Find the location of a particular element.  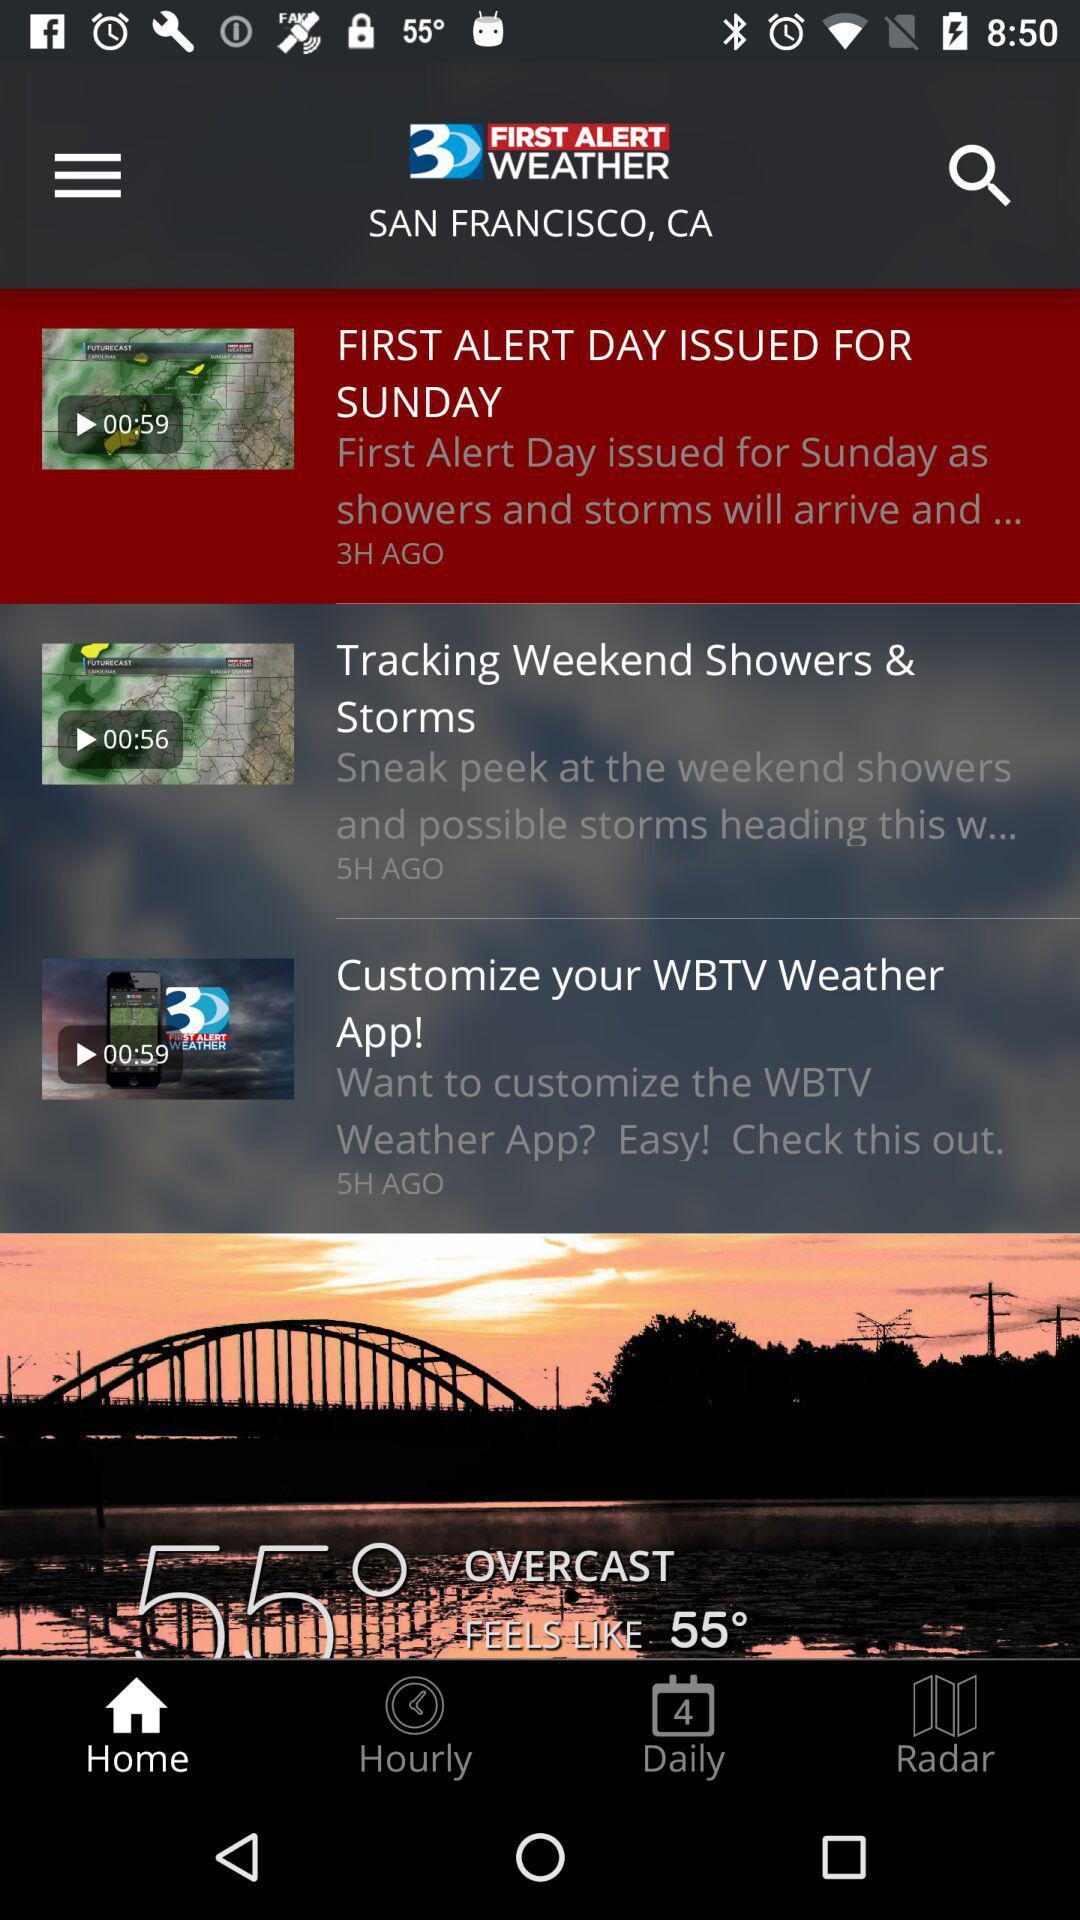

item to the right of the home item is located at coordinates (413, 1726).